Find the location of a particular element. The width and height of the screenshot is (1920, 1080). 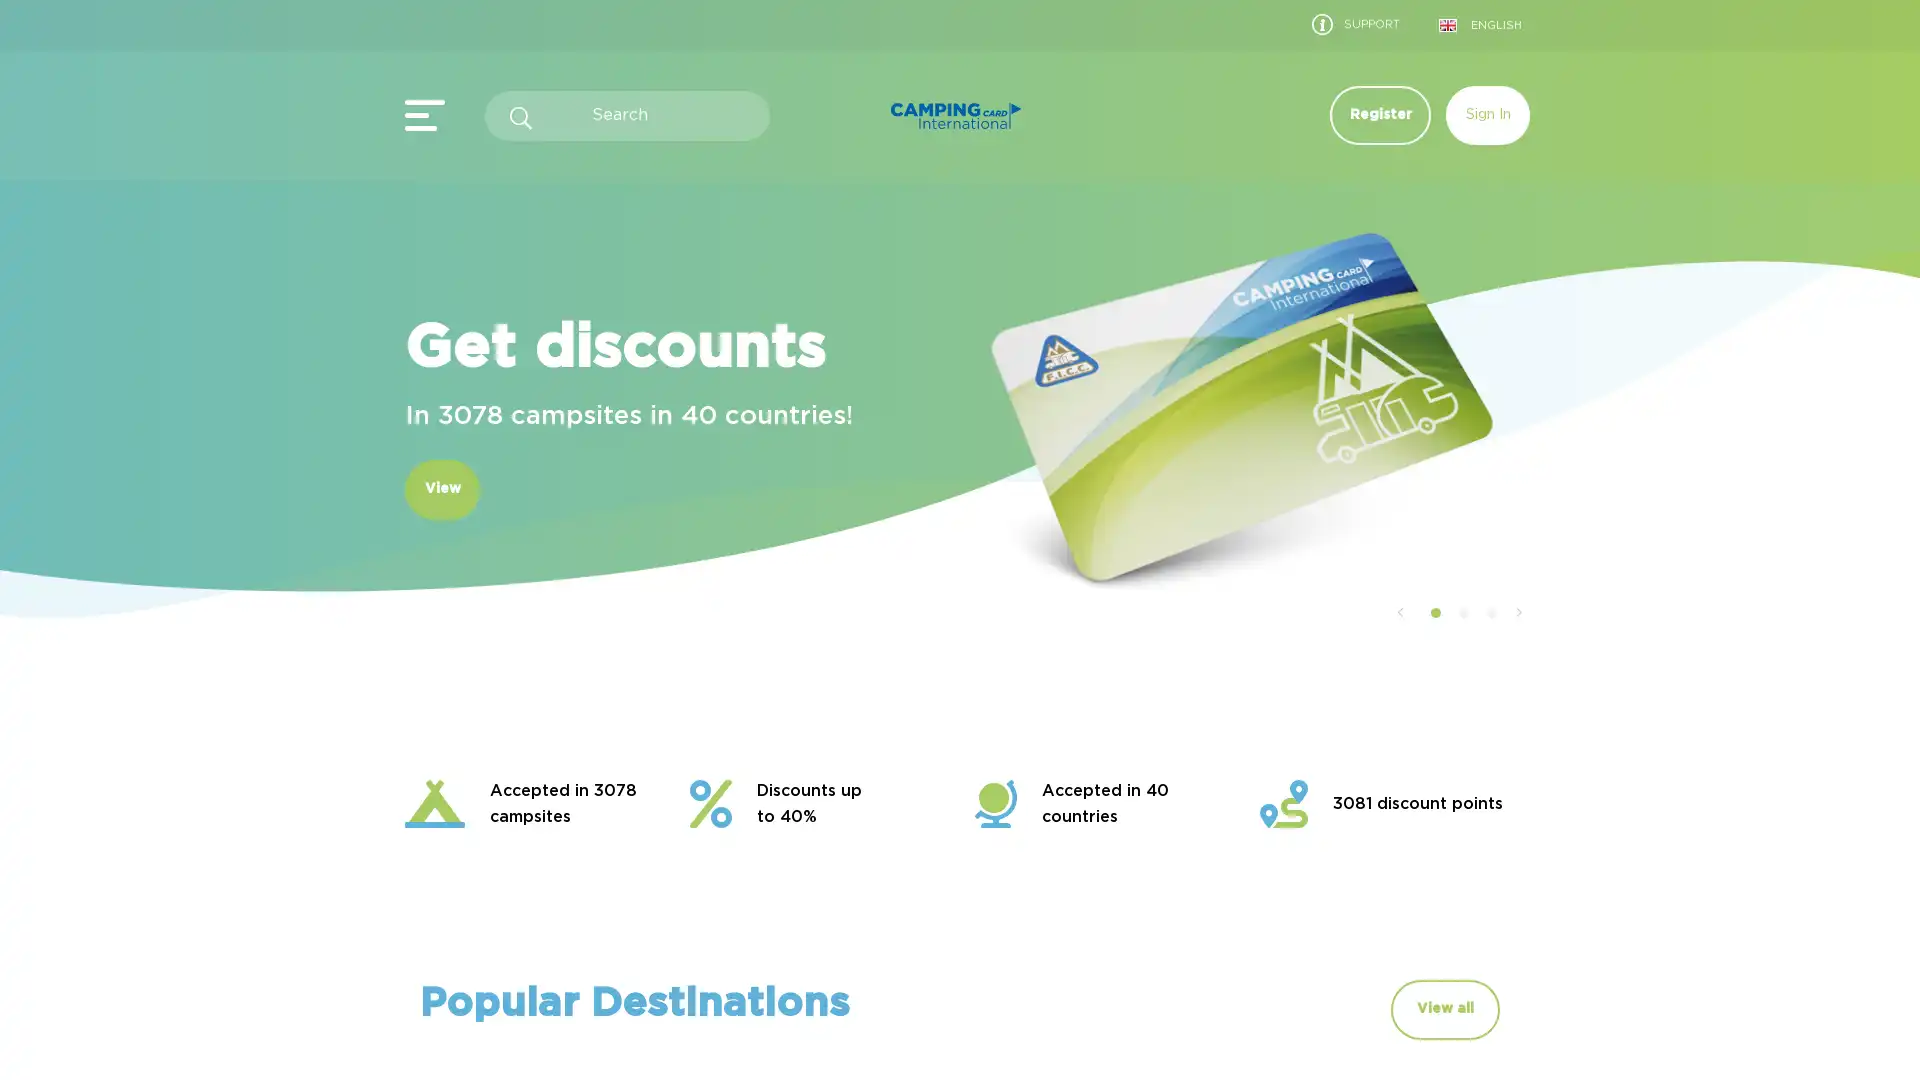

Next is located at coordinates (1518, 612).